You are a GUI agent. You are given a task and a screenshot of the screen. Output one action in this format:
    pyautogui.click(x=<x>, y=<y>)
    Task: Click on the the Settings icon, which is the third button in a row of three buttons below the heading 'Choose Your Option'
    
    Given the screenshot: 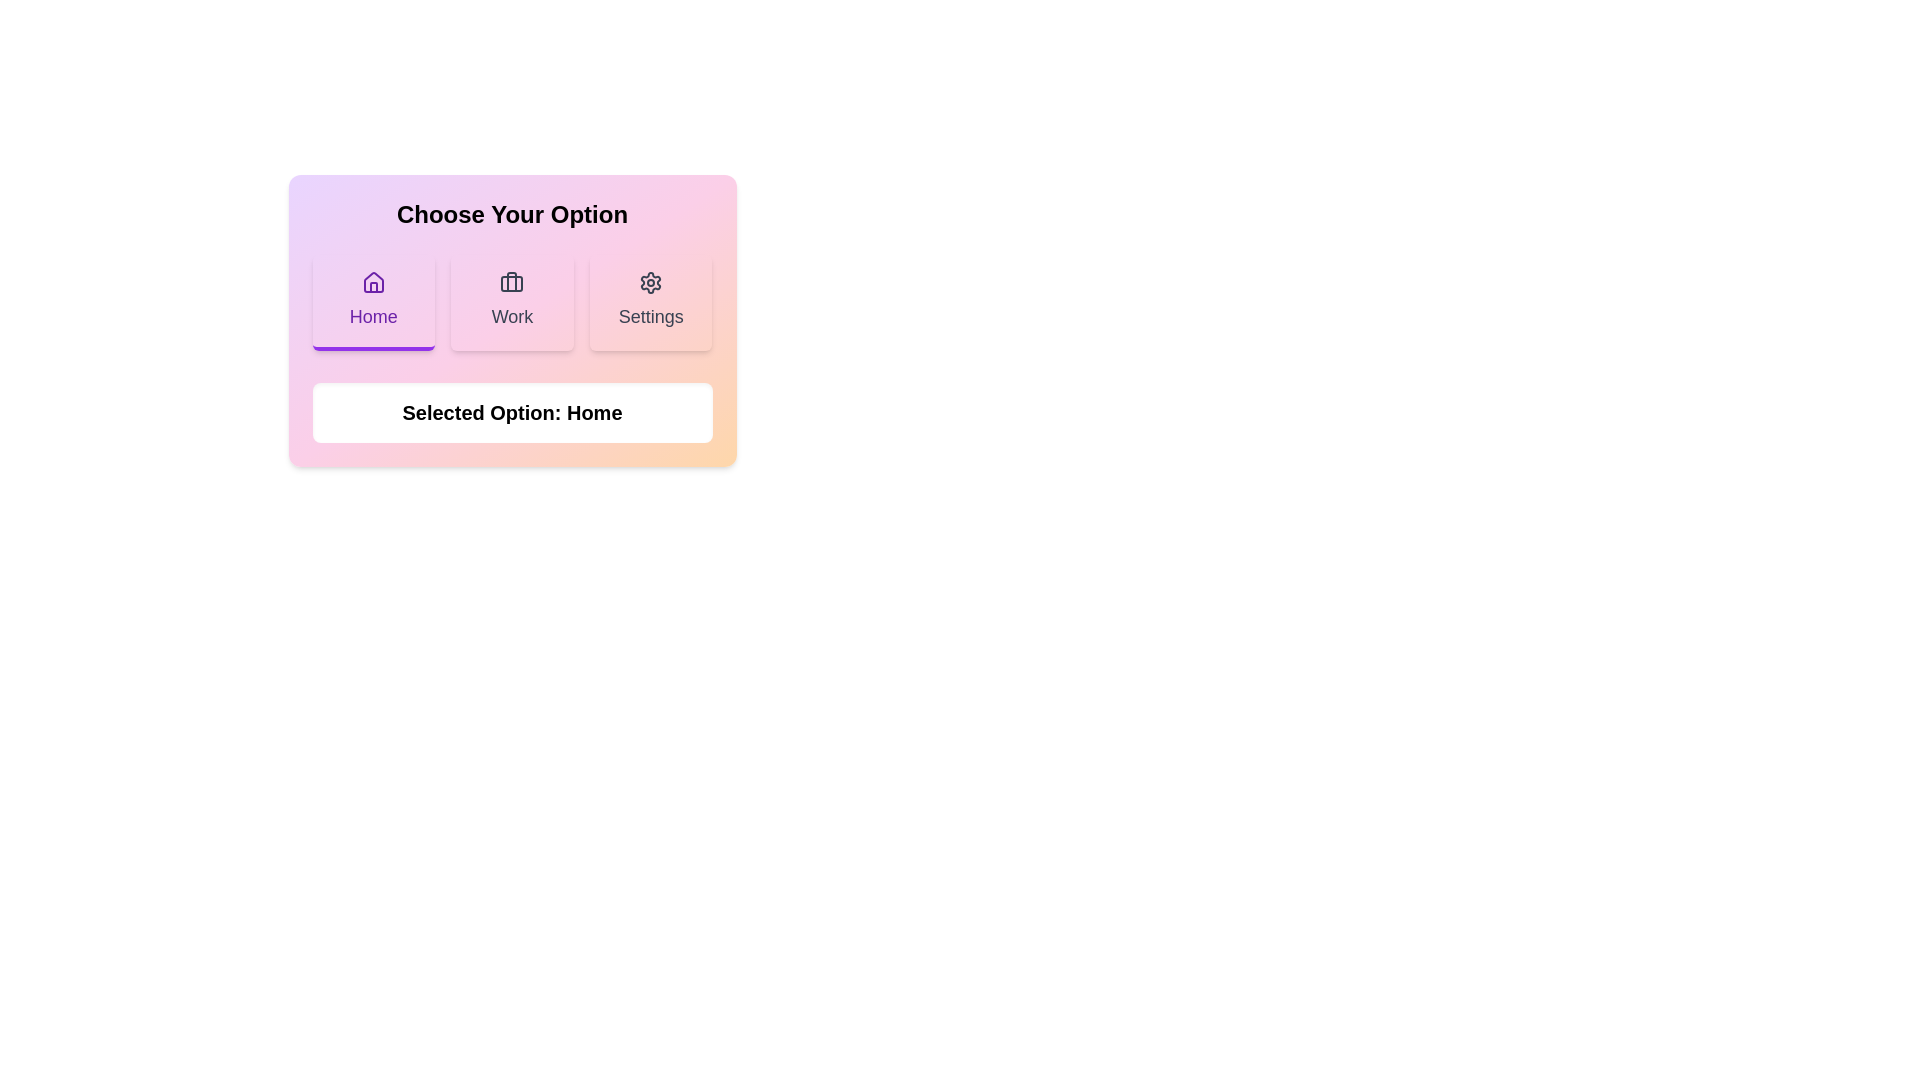 What is the action you would take?
    pyautogui.click(x=651, y=282)
    